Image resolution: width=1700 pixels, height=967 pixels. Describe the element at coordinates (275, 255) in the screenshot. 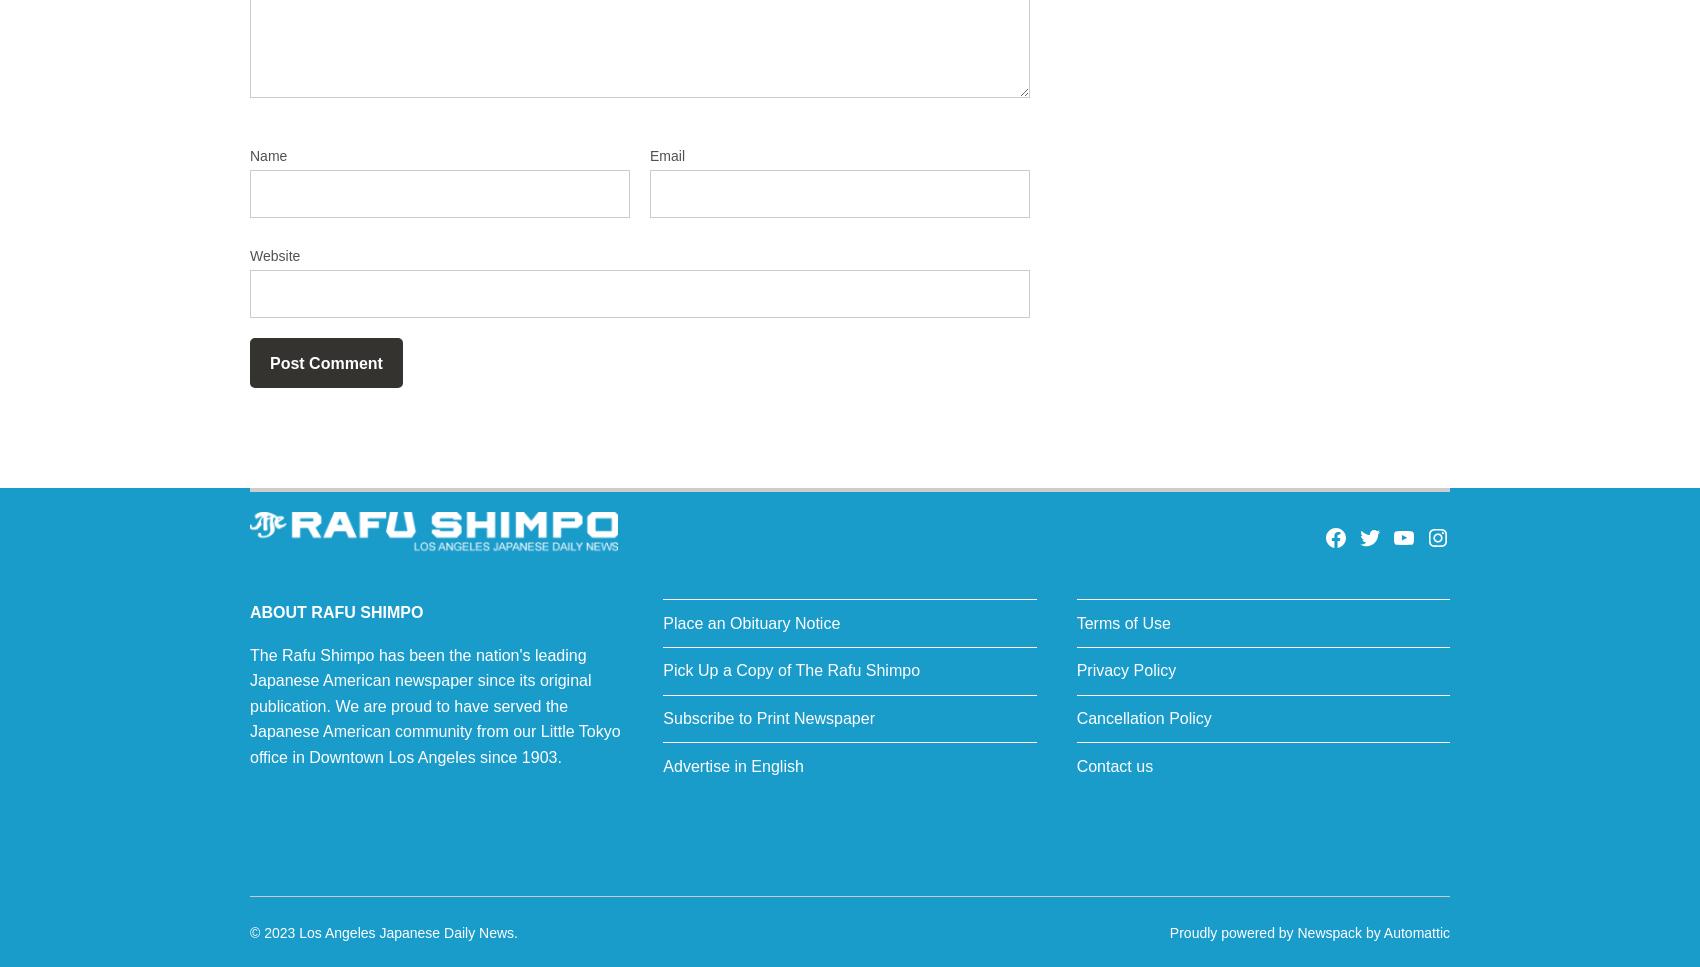

I see `'Website'` at that location.